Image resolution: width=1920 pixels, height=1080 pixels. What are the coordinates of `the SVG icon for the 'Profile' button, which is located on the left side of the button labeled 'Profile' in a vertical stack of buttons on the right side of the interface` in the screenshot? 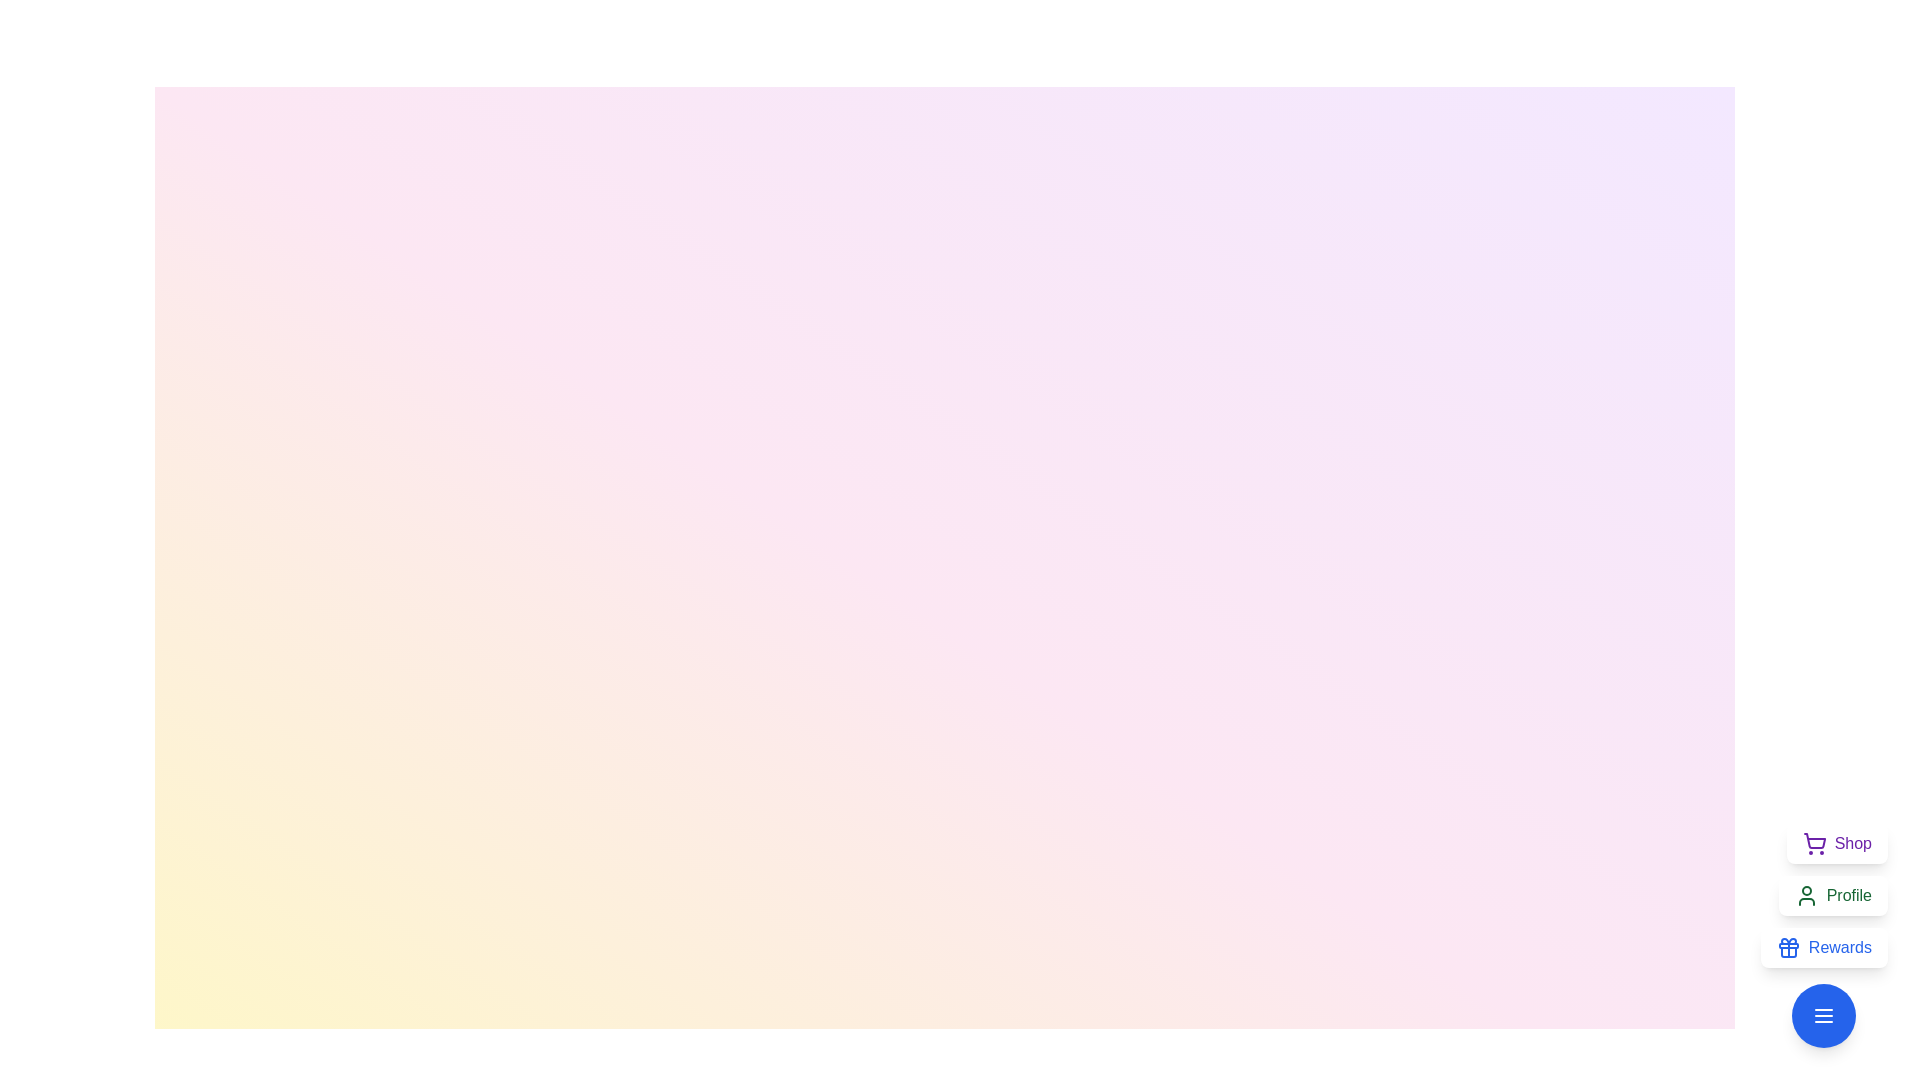 It's located at (1806, 894).